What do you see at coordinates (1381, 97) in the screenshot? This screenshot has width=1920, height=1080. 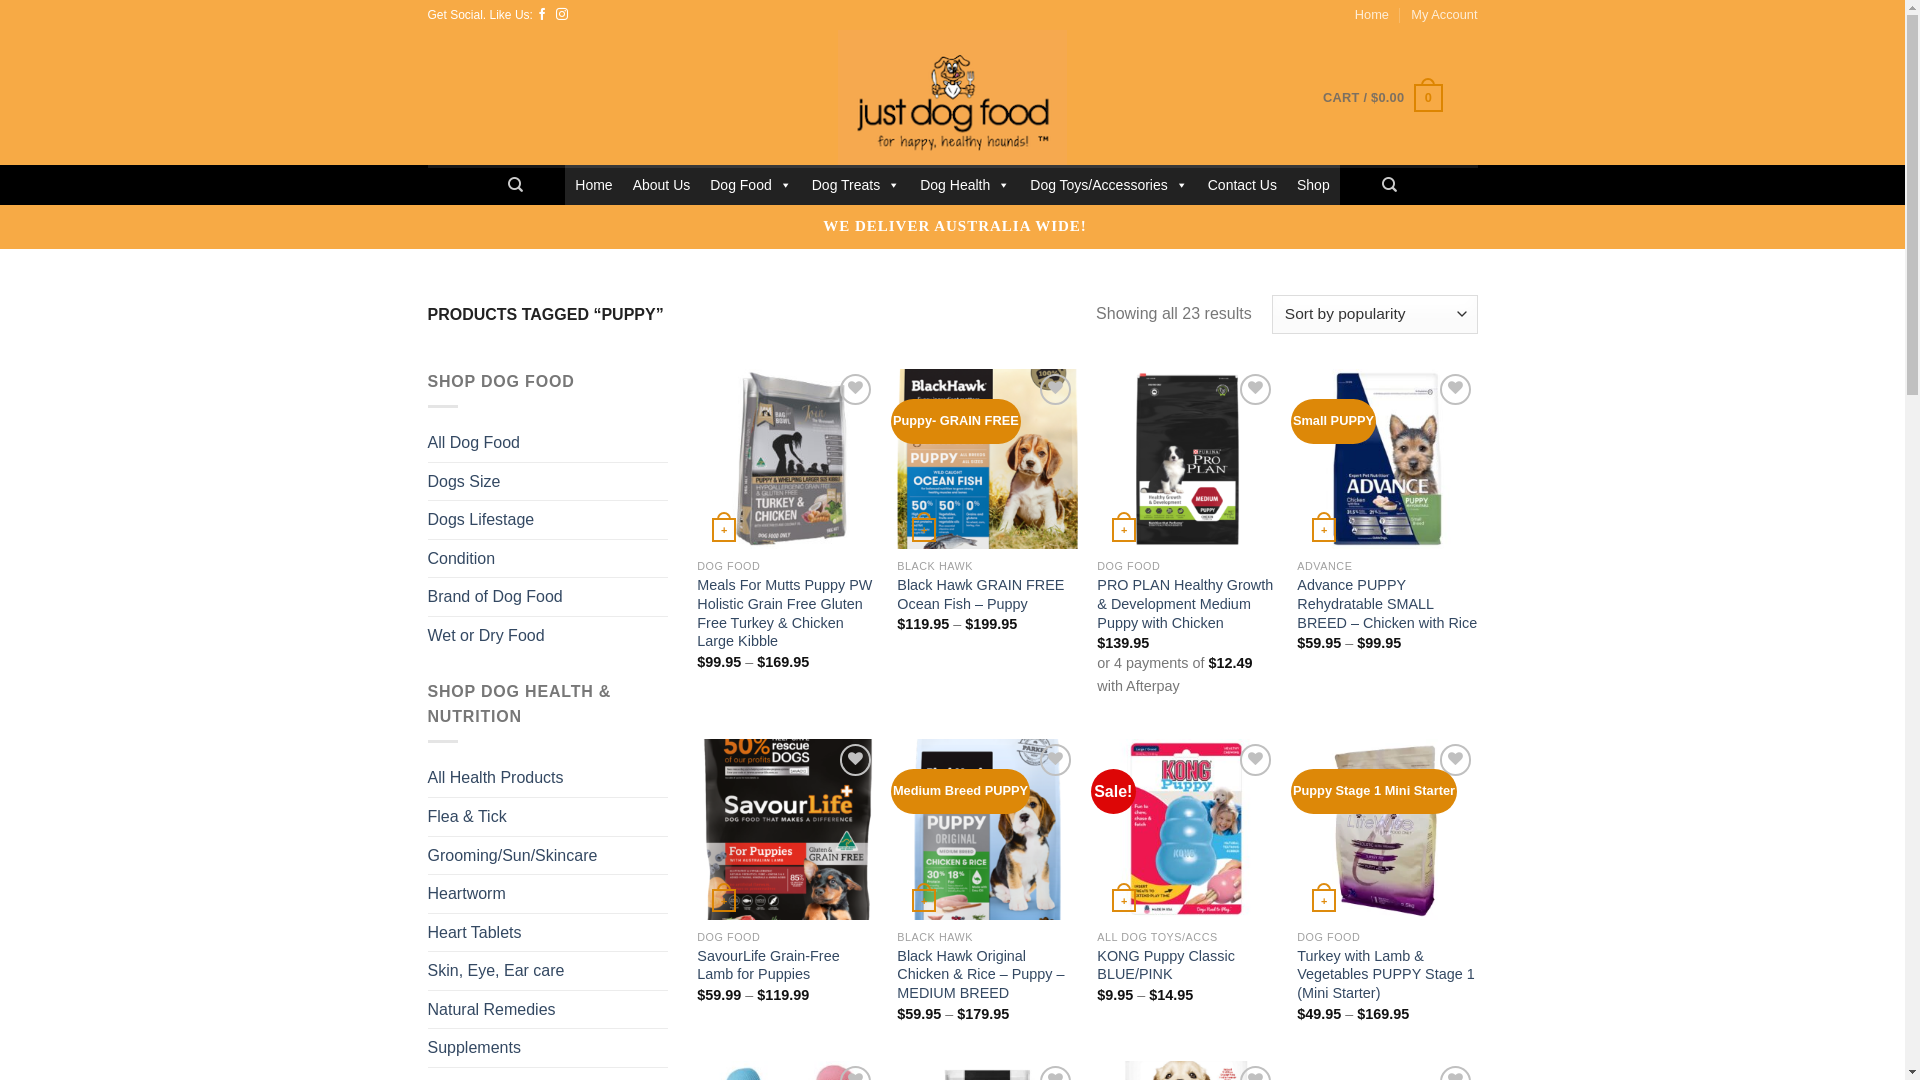 I see `'CART / $0.00` at bounding box center [1381, 97].